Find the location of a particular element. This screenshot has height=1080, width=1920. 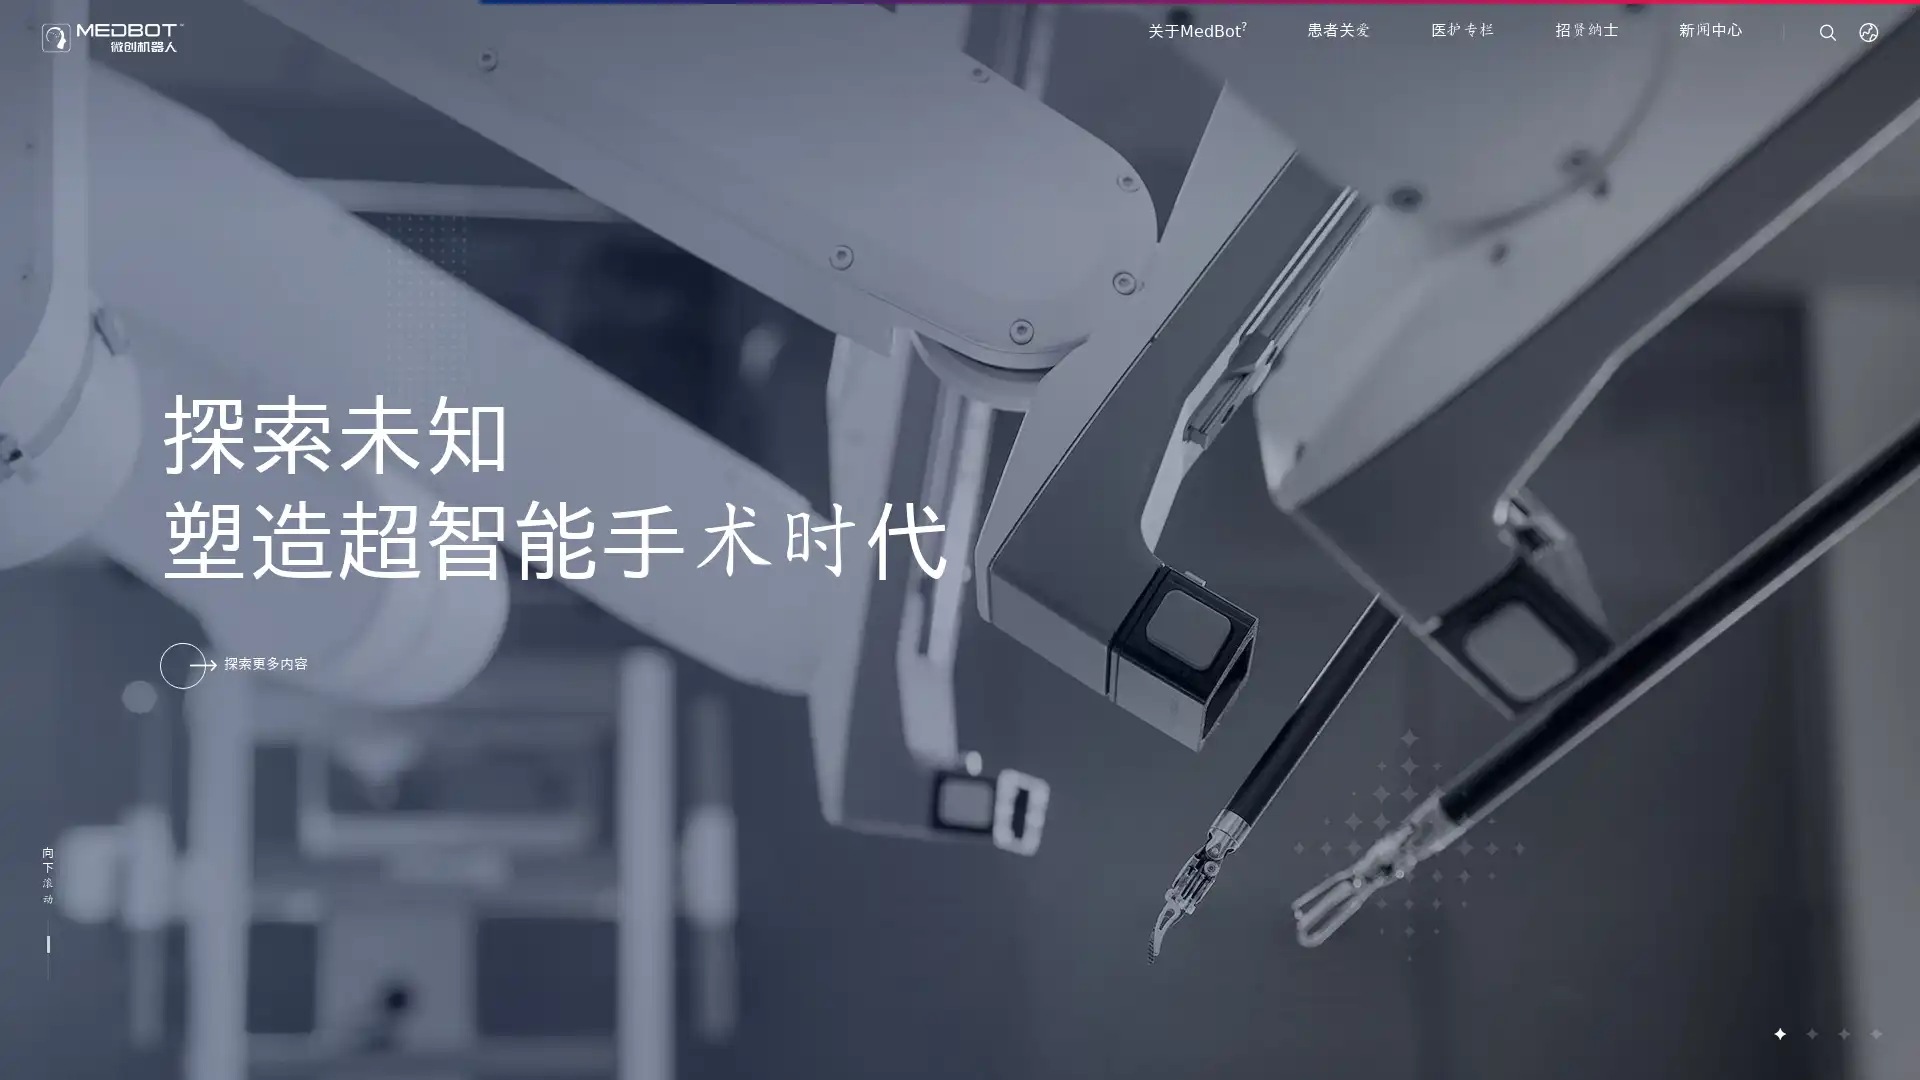

Go to slide 4 is located at coordinates (1874, 1033).